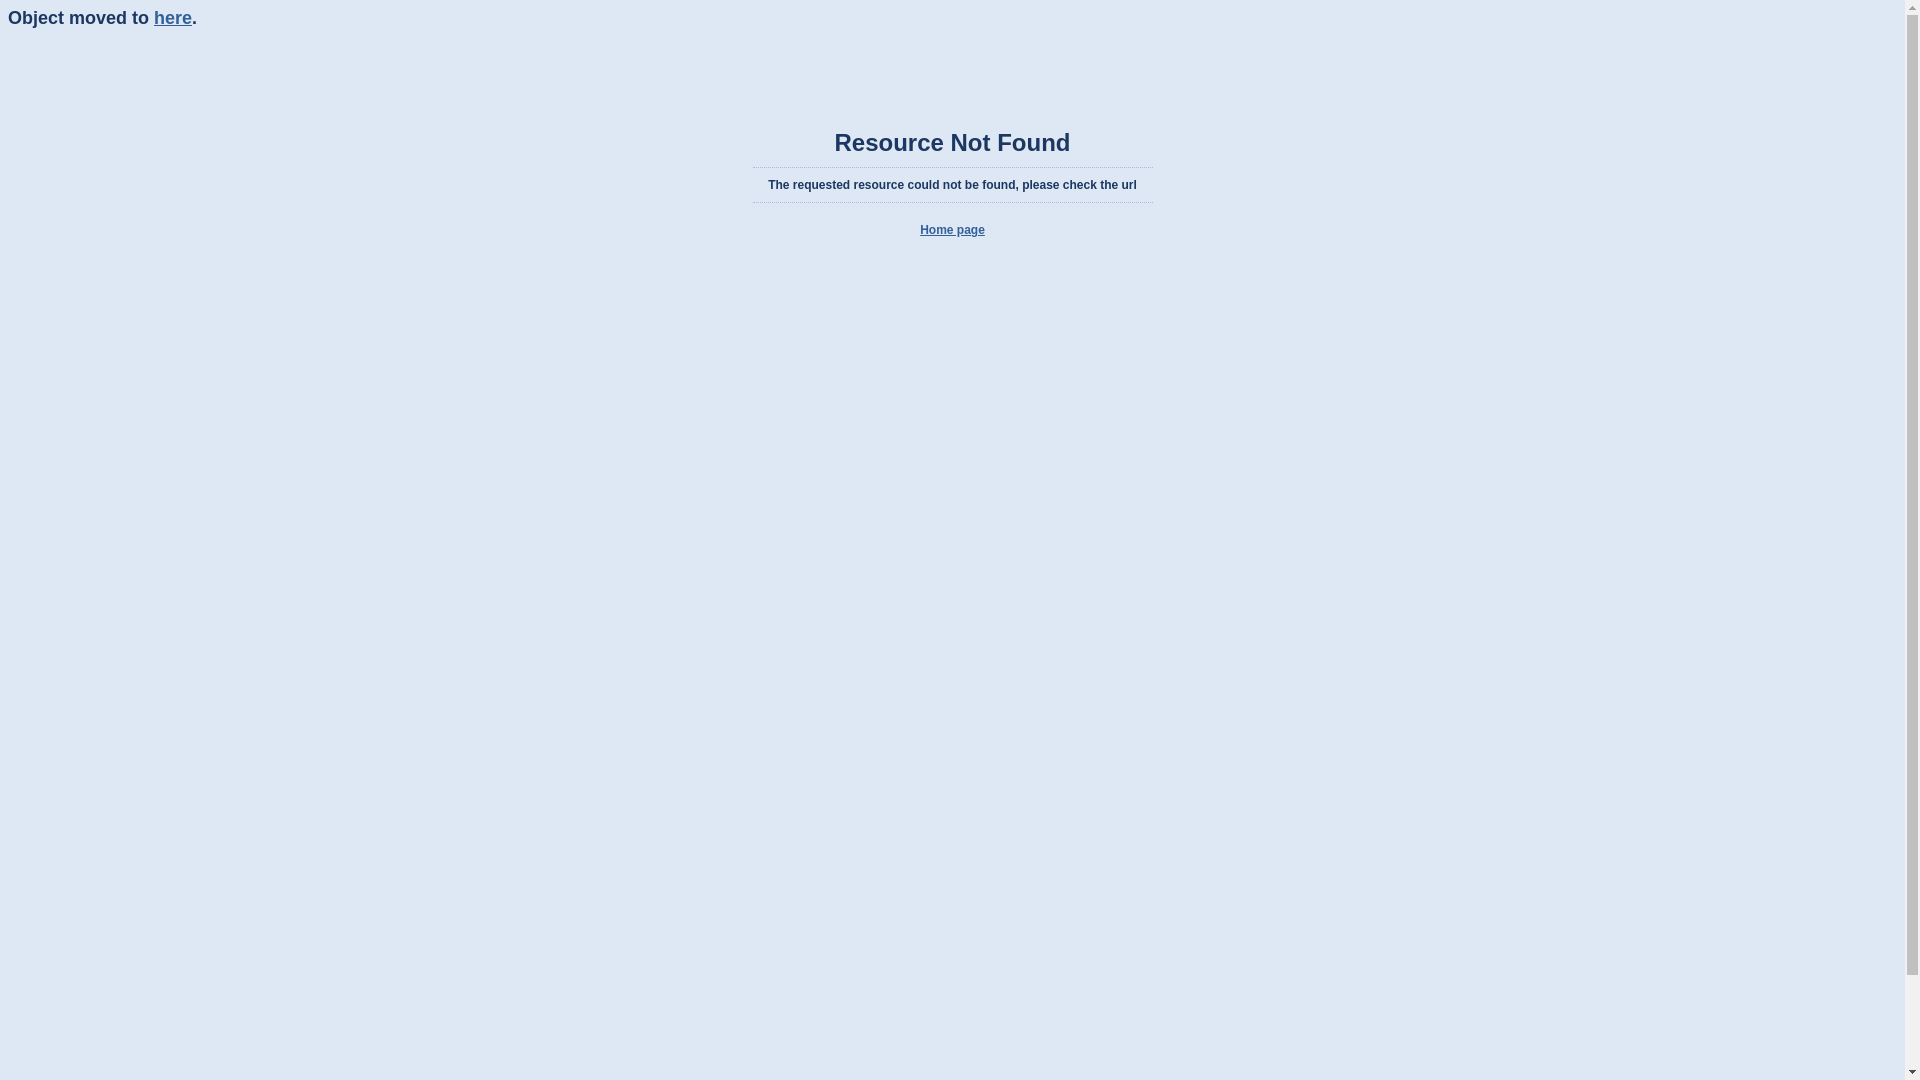 The image size is (1920, 1080). I want to click on 'Home page', so click(951, 229).